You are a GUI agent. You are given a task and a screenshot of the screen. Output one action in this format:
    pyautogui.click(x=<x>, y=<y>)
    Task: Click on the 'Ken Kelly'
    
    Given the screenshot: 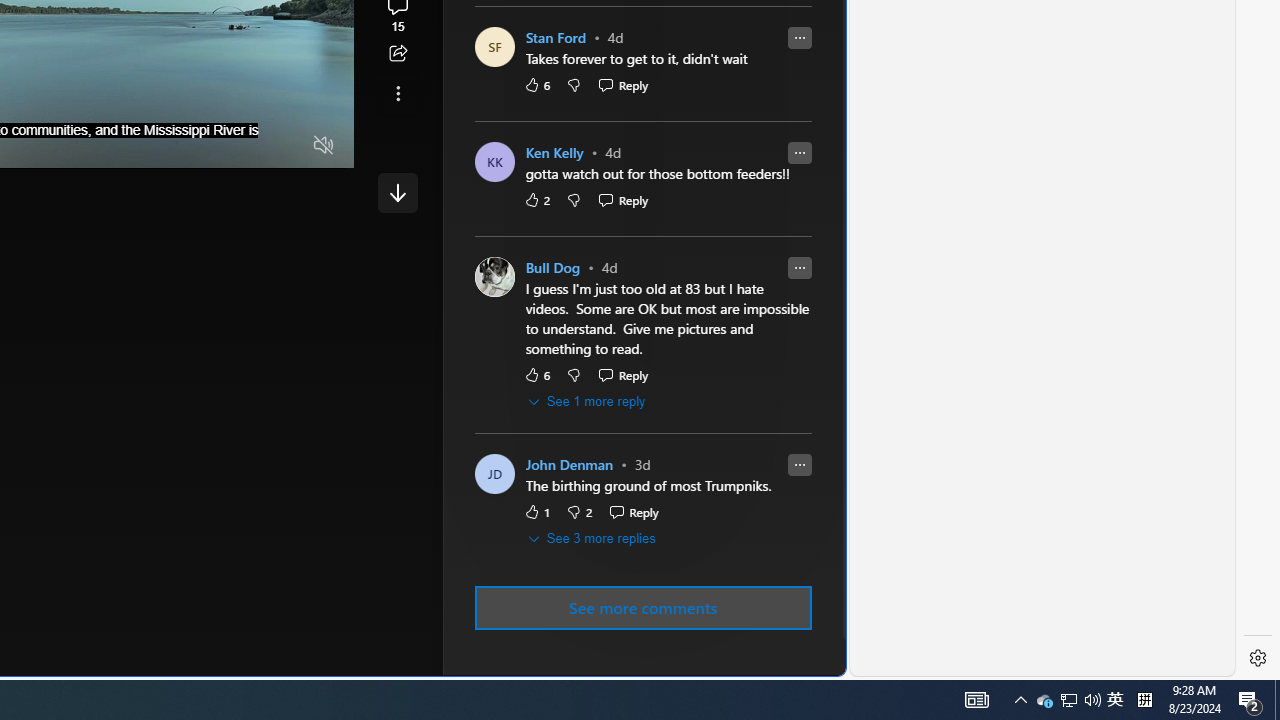 What is the action you would take?
    pyautogui.click(x=554, y=152)
    